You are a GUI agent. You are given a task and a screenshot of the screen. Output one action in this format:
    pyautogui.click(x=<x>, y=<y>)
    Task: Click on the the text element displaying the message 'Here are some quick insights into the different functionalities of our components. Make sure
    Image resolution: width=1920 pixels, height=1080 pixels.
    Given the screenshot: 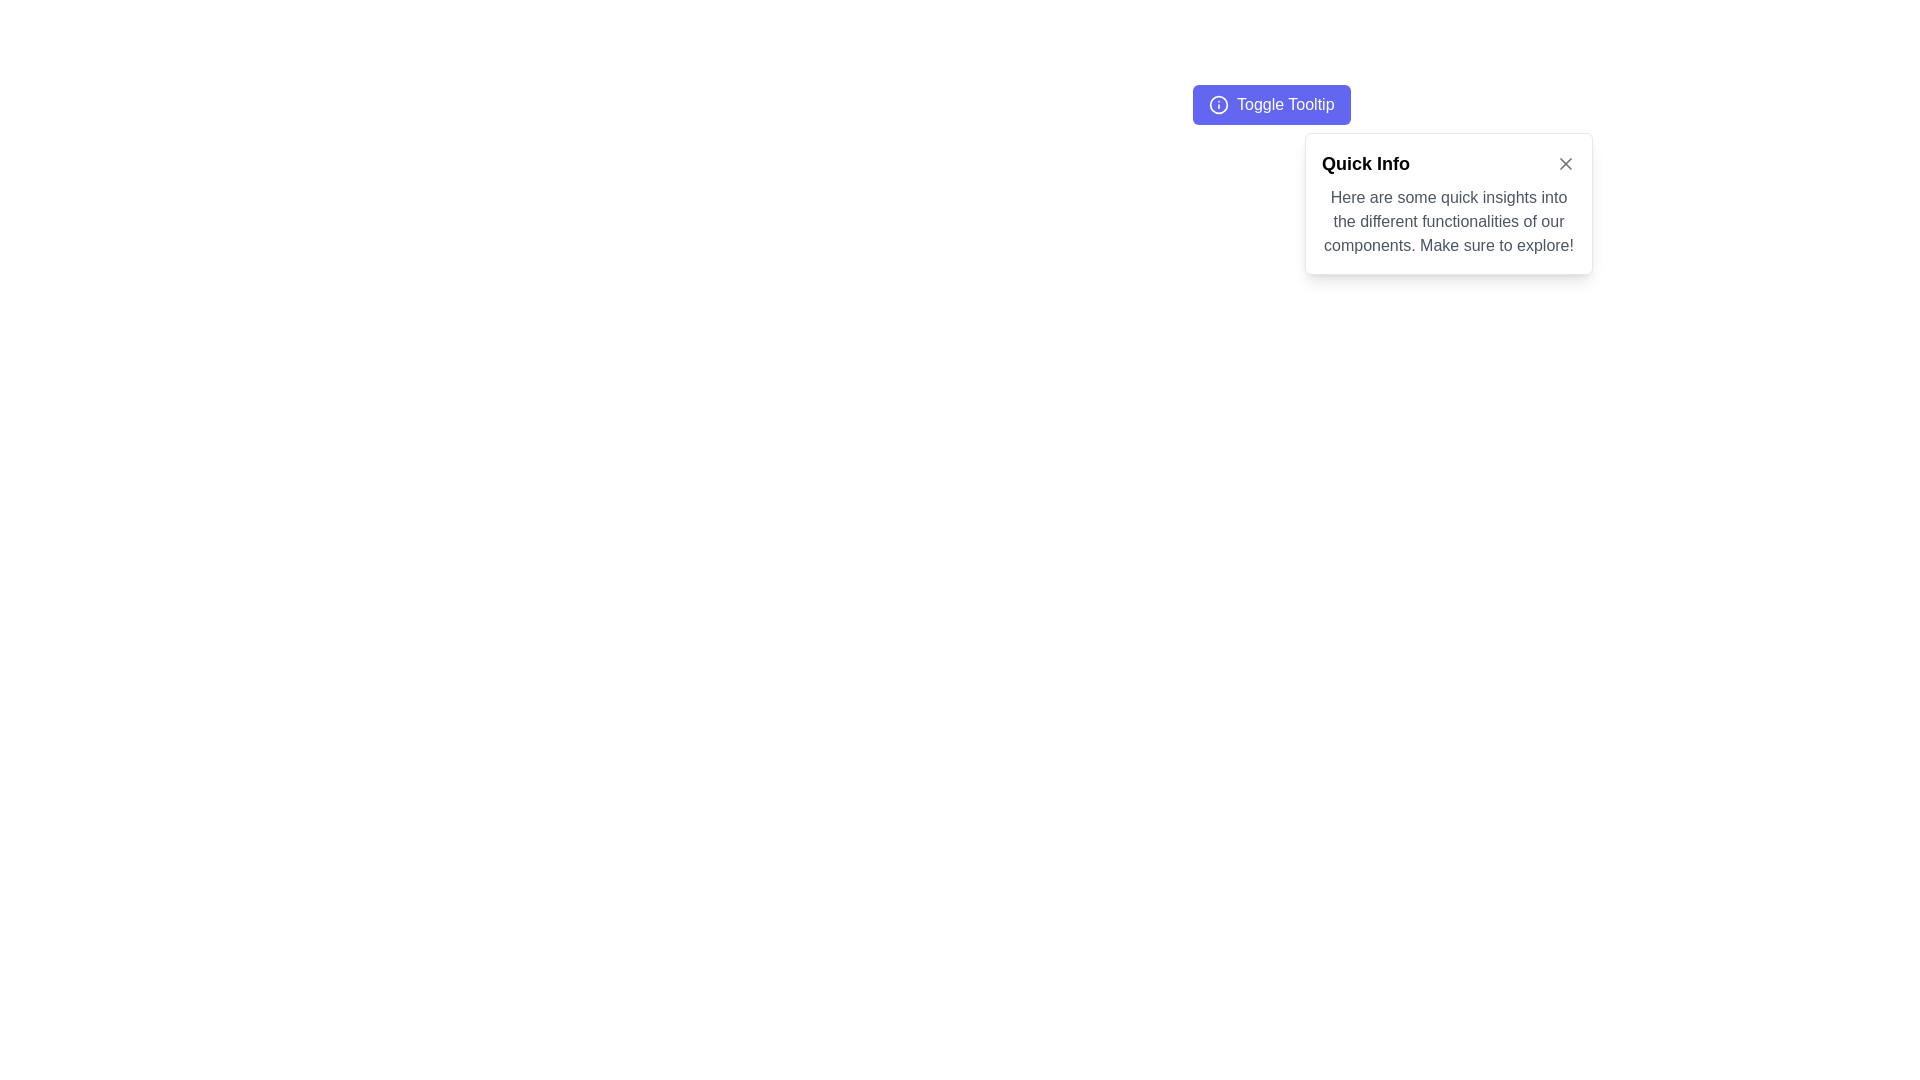 What is the action you would take?
    pyautogui.click(x=1449, y=222)
    